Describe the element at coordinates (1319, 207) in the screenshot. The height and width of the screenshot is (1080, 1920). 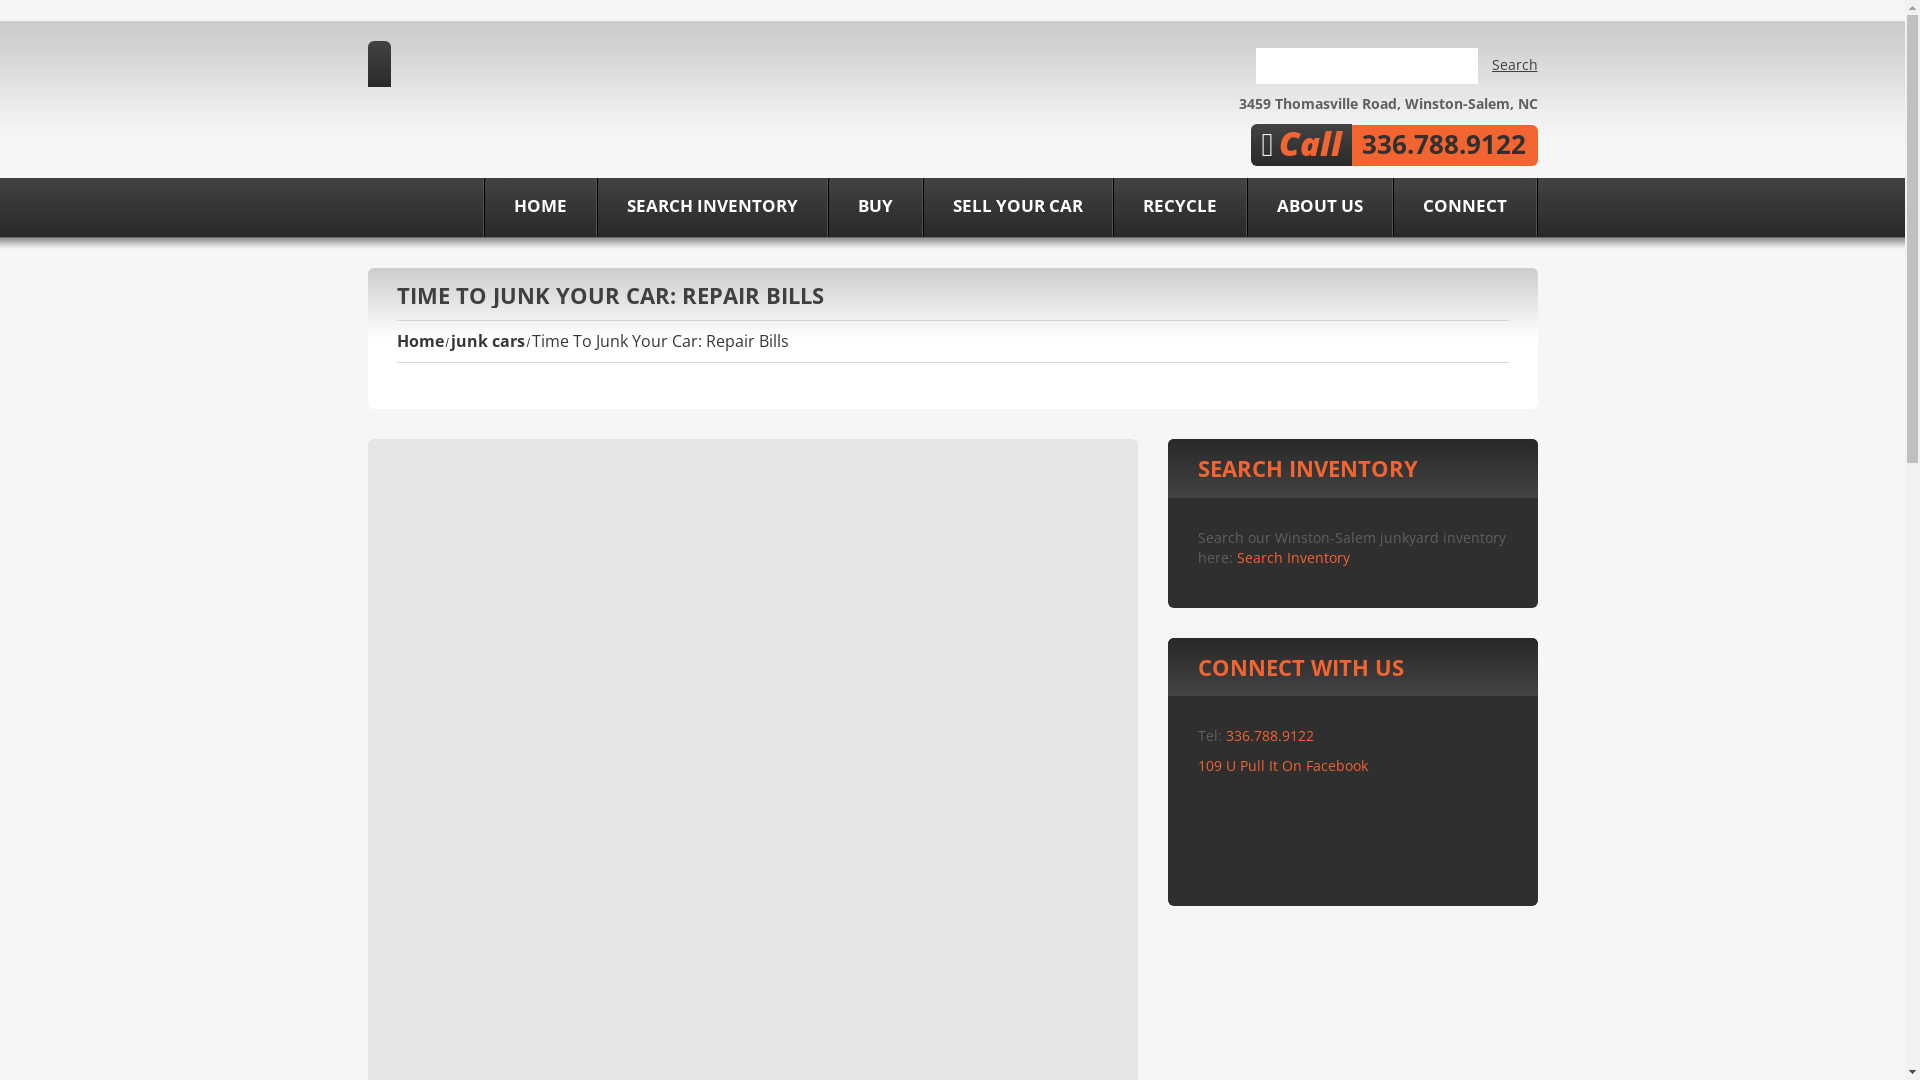
I see `'ABOUT US'` at that location.